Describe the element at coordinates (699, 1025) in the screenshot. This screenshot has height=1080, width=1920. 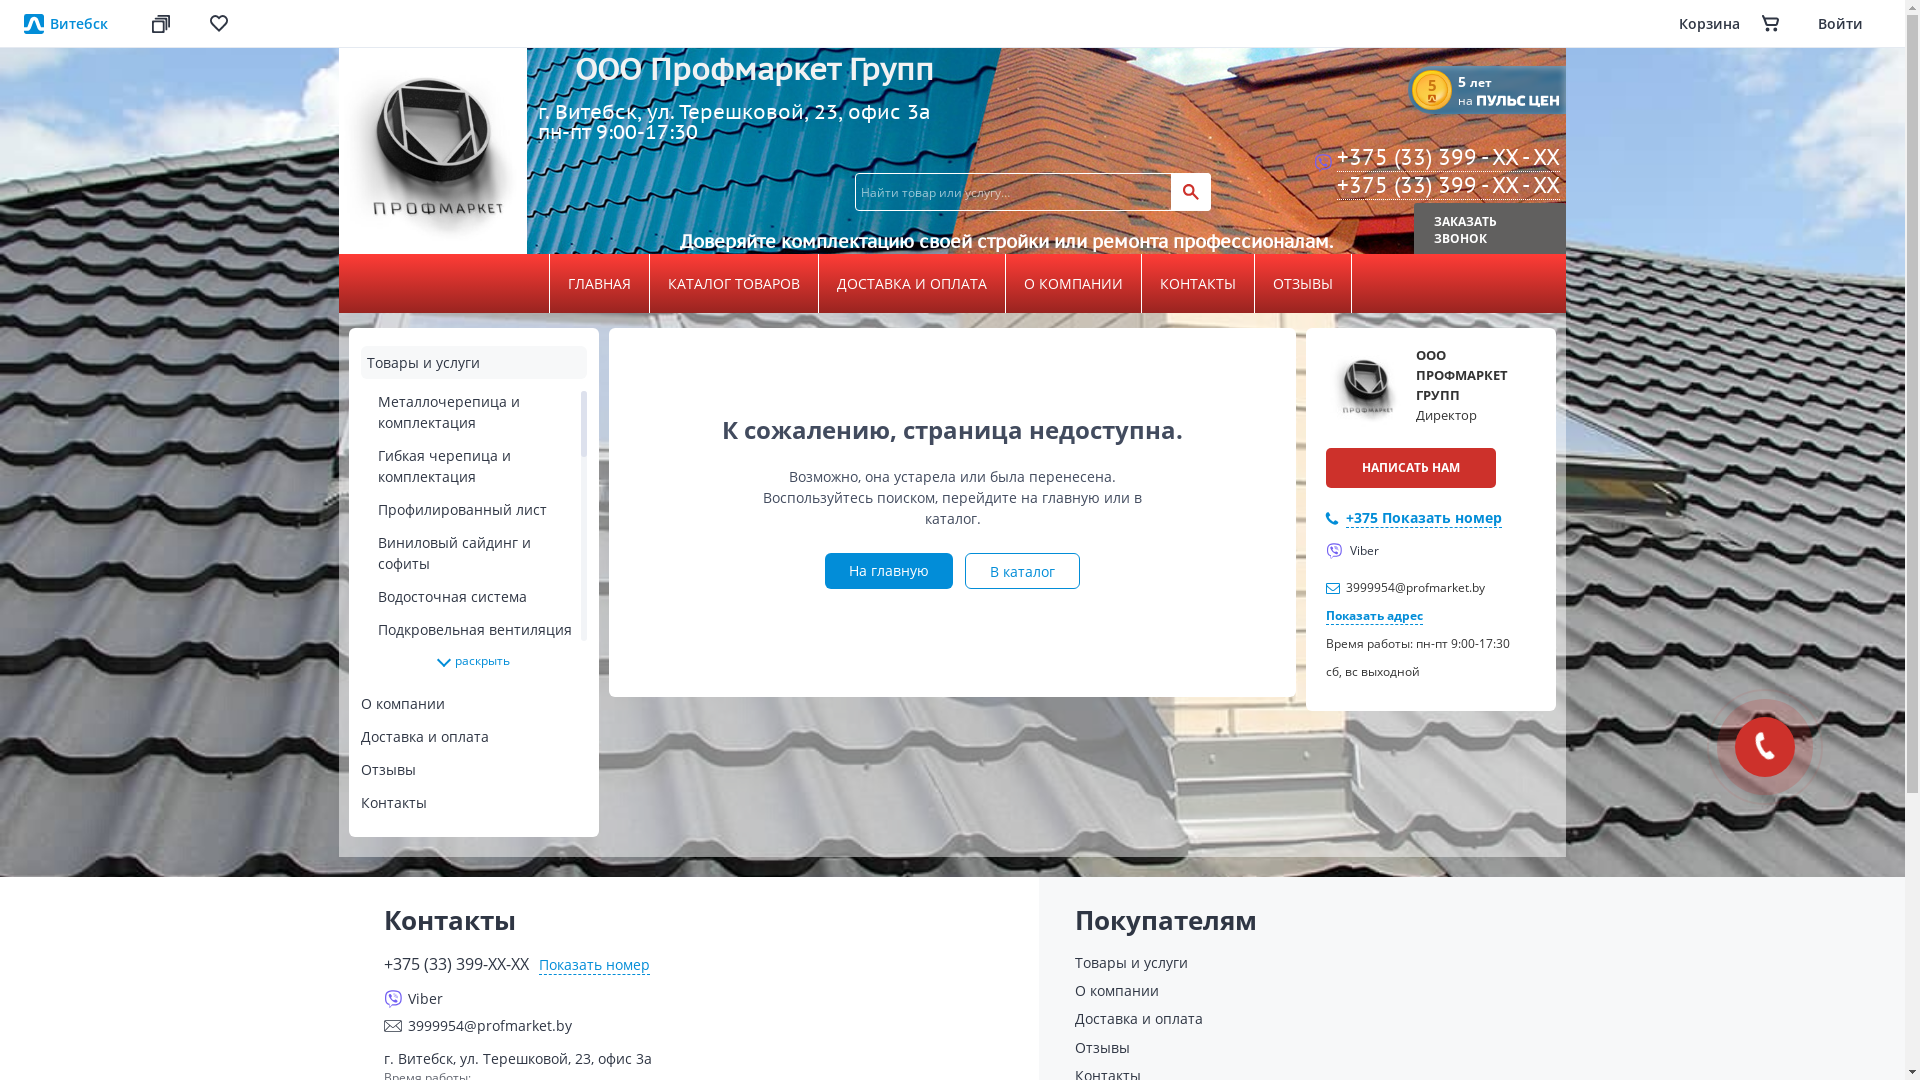
I see `'3999954@profmarket.by'` at that location.